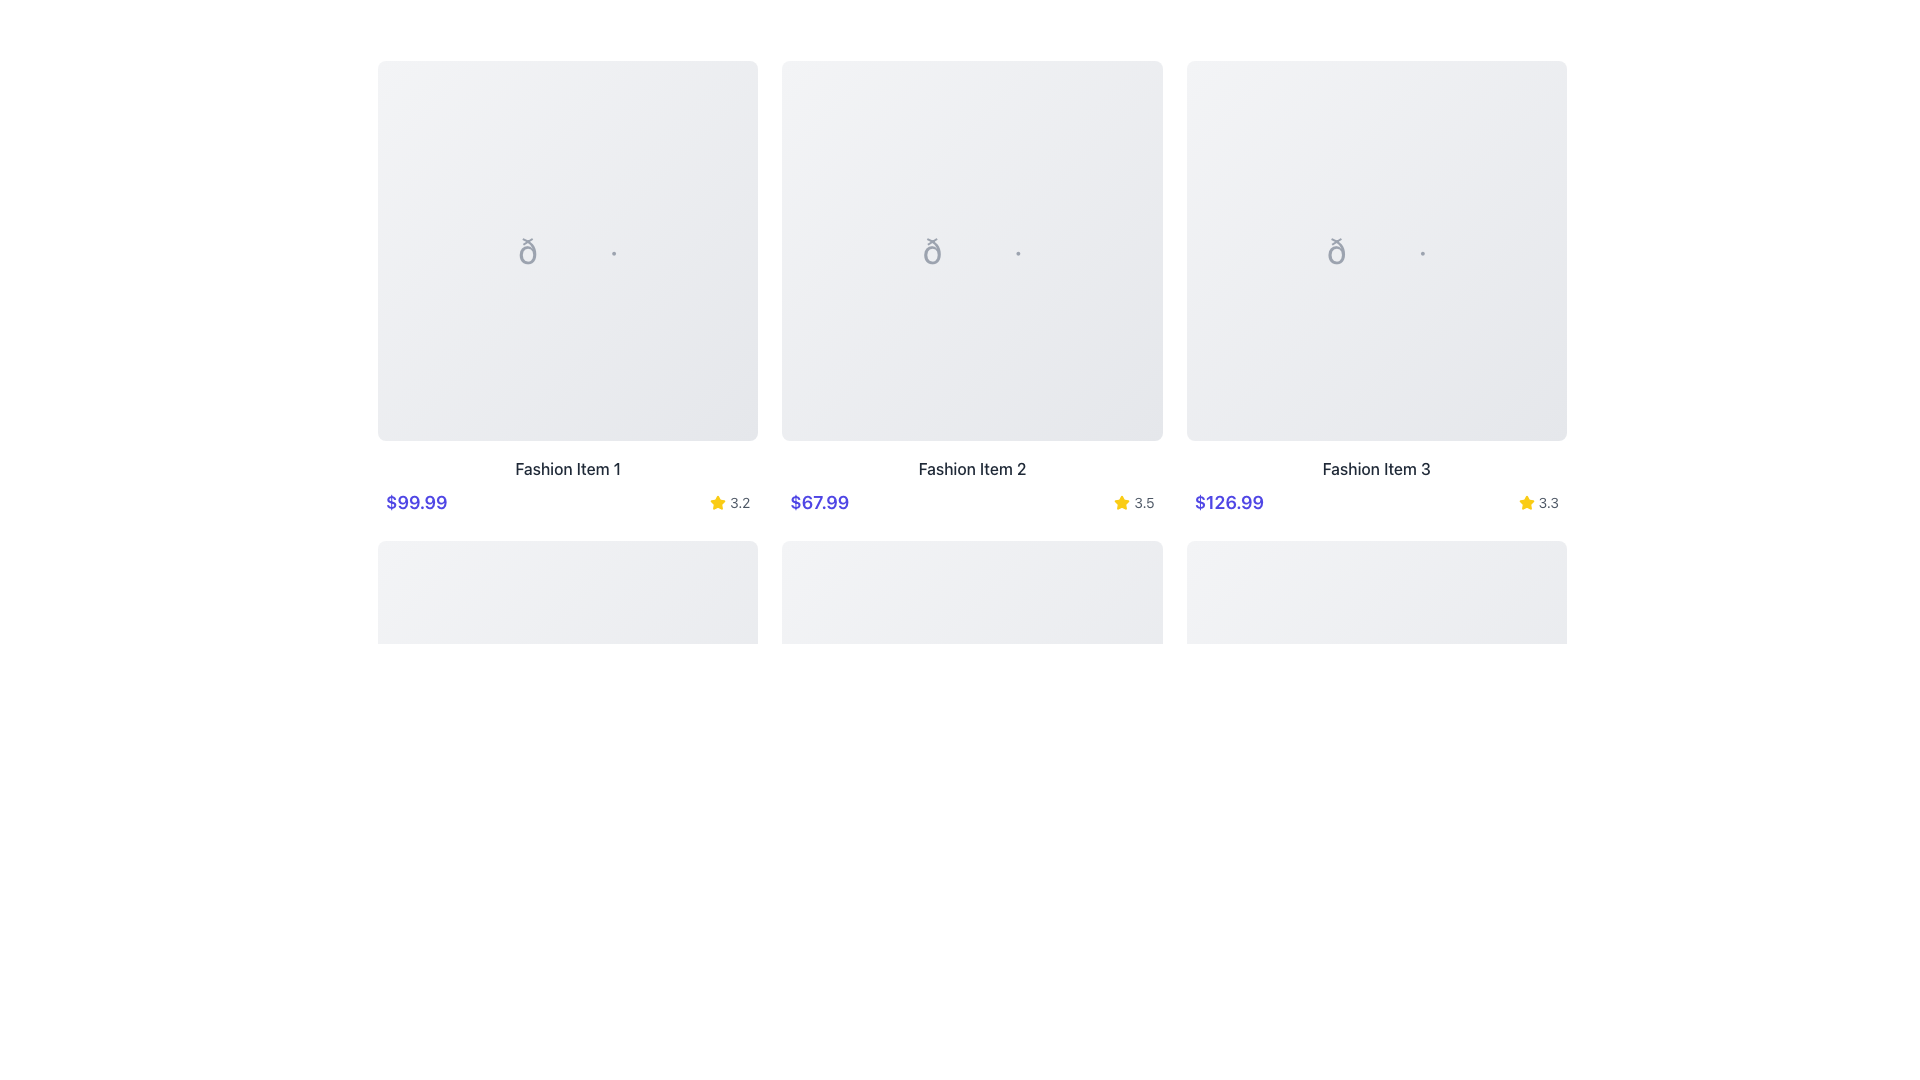  I want to click on the text label displaying 'Fashion Item 2', which is located in the second column of the grid, directly below the central image placeholder, so click(972, 469).